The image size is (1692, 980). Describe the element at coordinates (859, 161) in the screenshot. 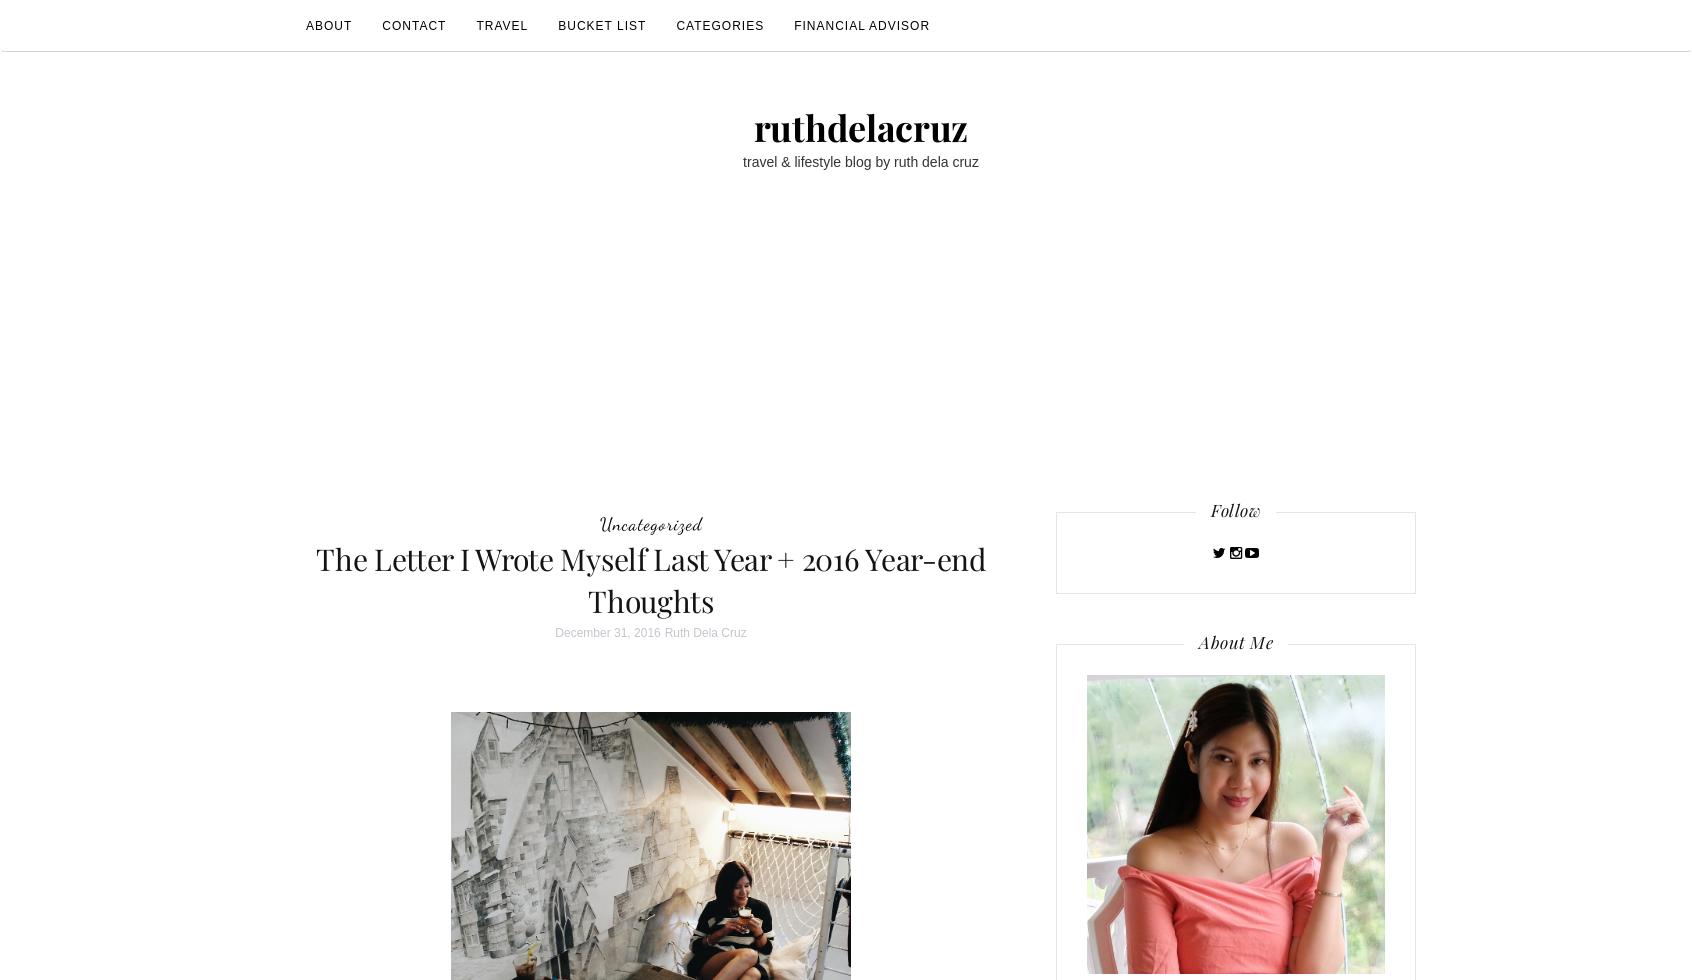

I see `'travel & lifestyle blog by ruth dela cruz'` at that location.